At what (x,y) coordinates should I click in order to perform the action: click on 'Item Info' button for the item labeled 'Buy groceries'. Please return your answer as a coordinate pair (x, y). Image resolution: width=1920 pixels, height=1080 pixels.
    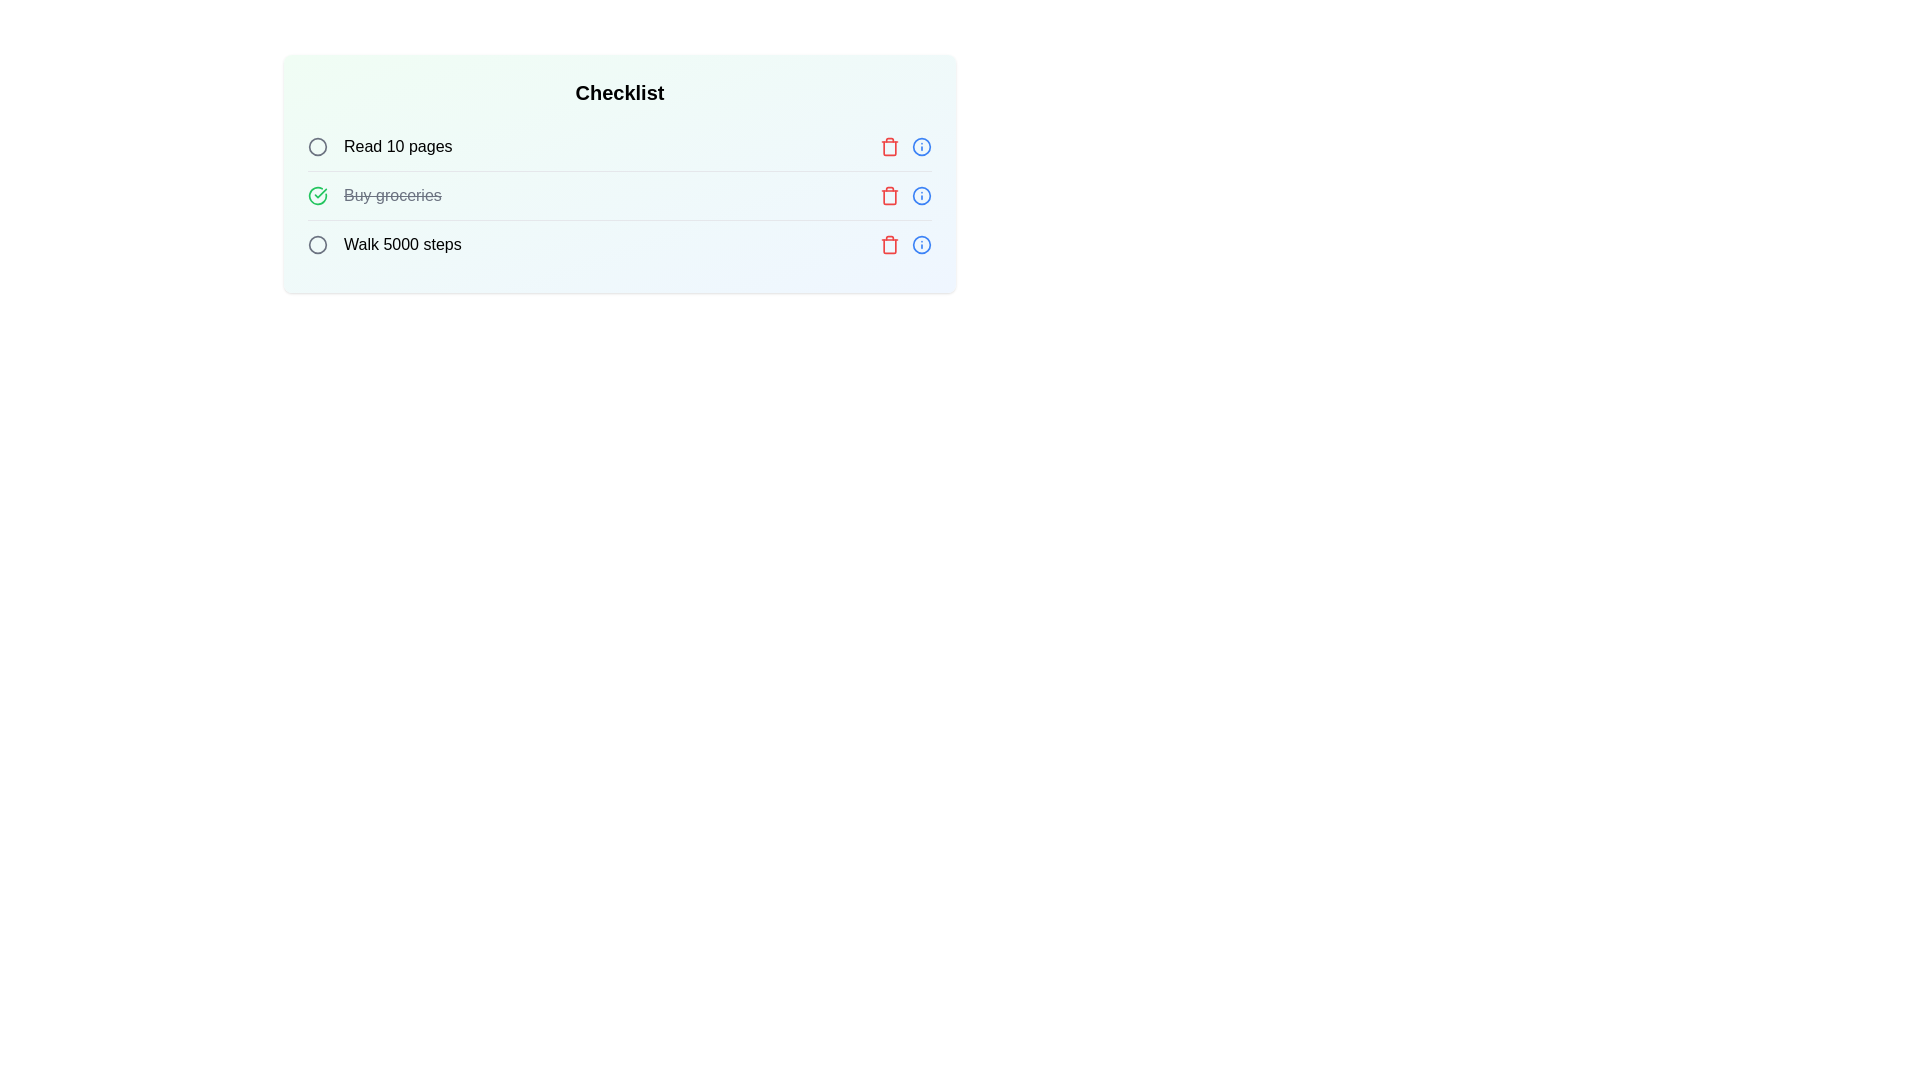
    Looking at the image, I should click on (920, 196).